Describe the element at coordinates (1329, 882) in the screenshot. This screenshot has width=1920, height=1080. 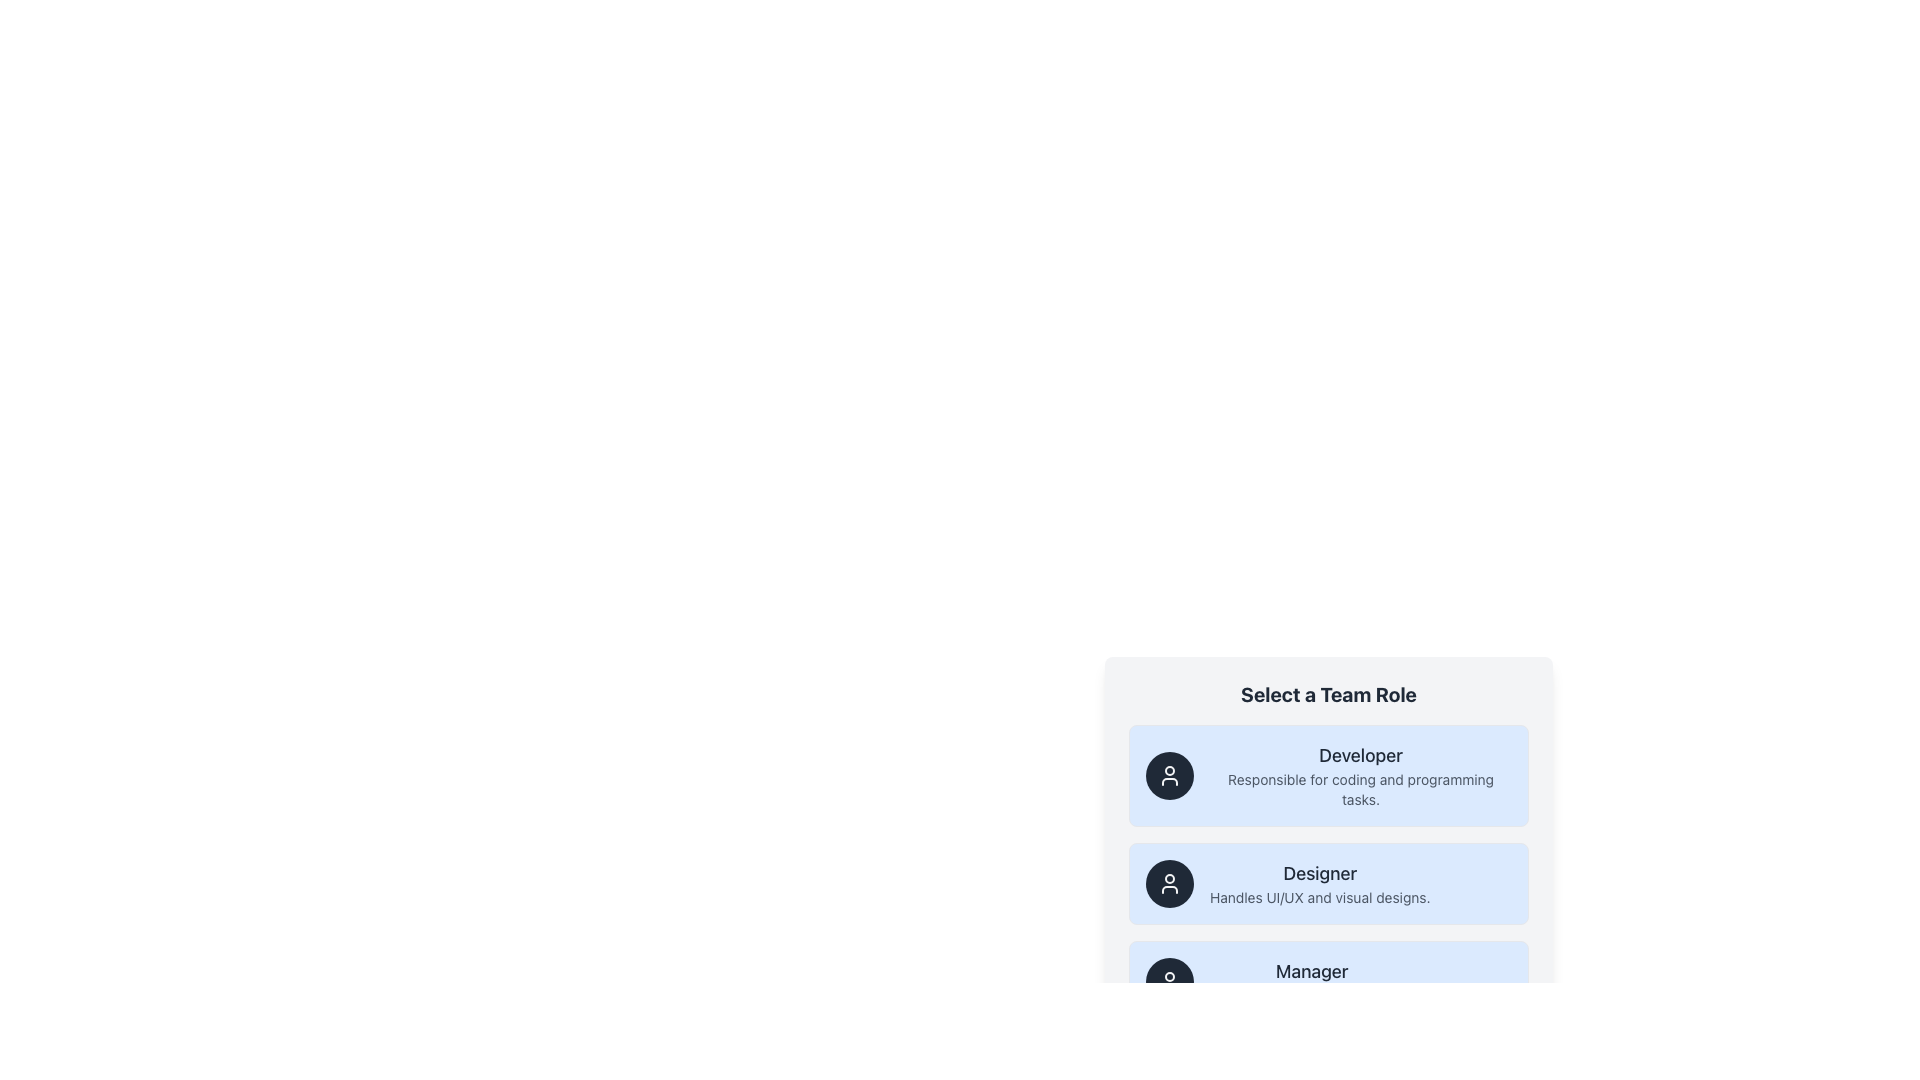
I see `the 'Designer' role option card, which is the second element in a vertical list of team roles, located below the 'Developer' option and above the 'Manager' option` at that location.